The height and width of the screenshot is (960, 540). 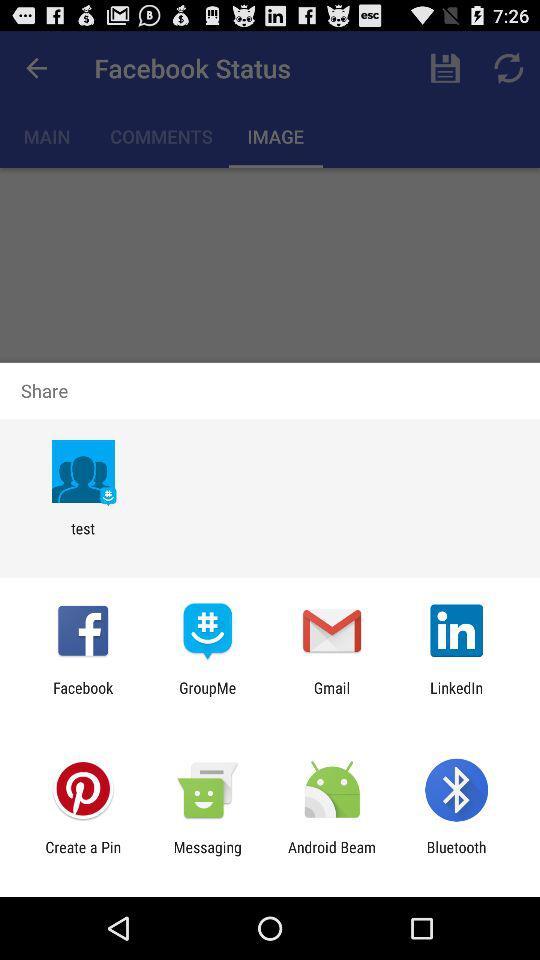 What do you see at coordinates (456, 855) in the screenshot?
I see `the bluetooth item` at bounding box center [456, 855].